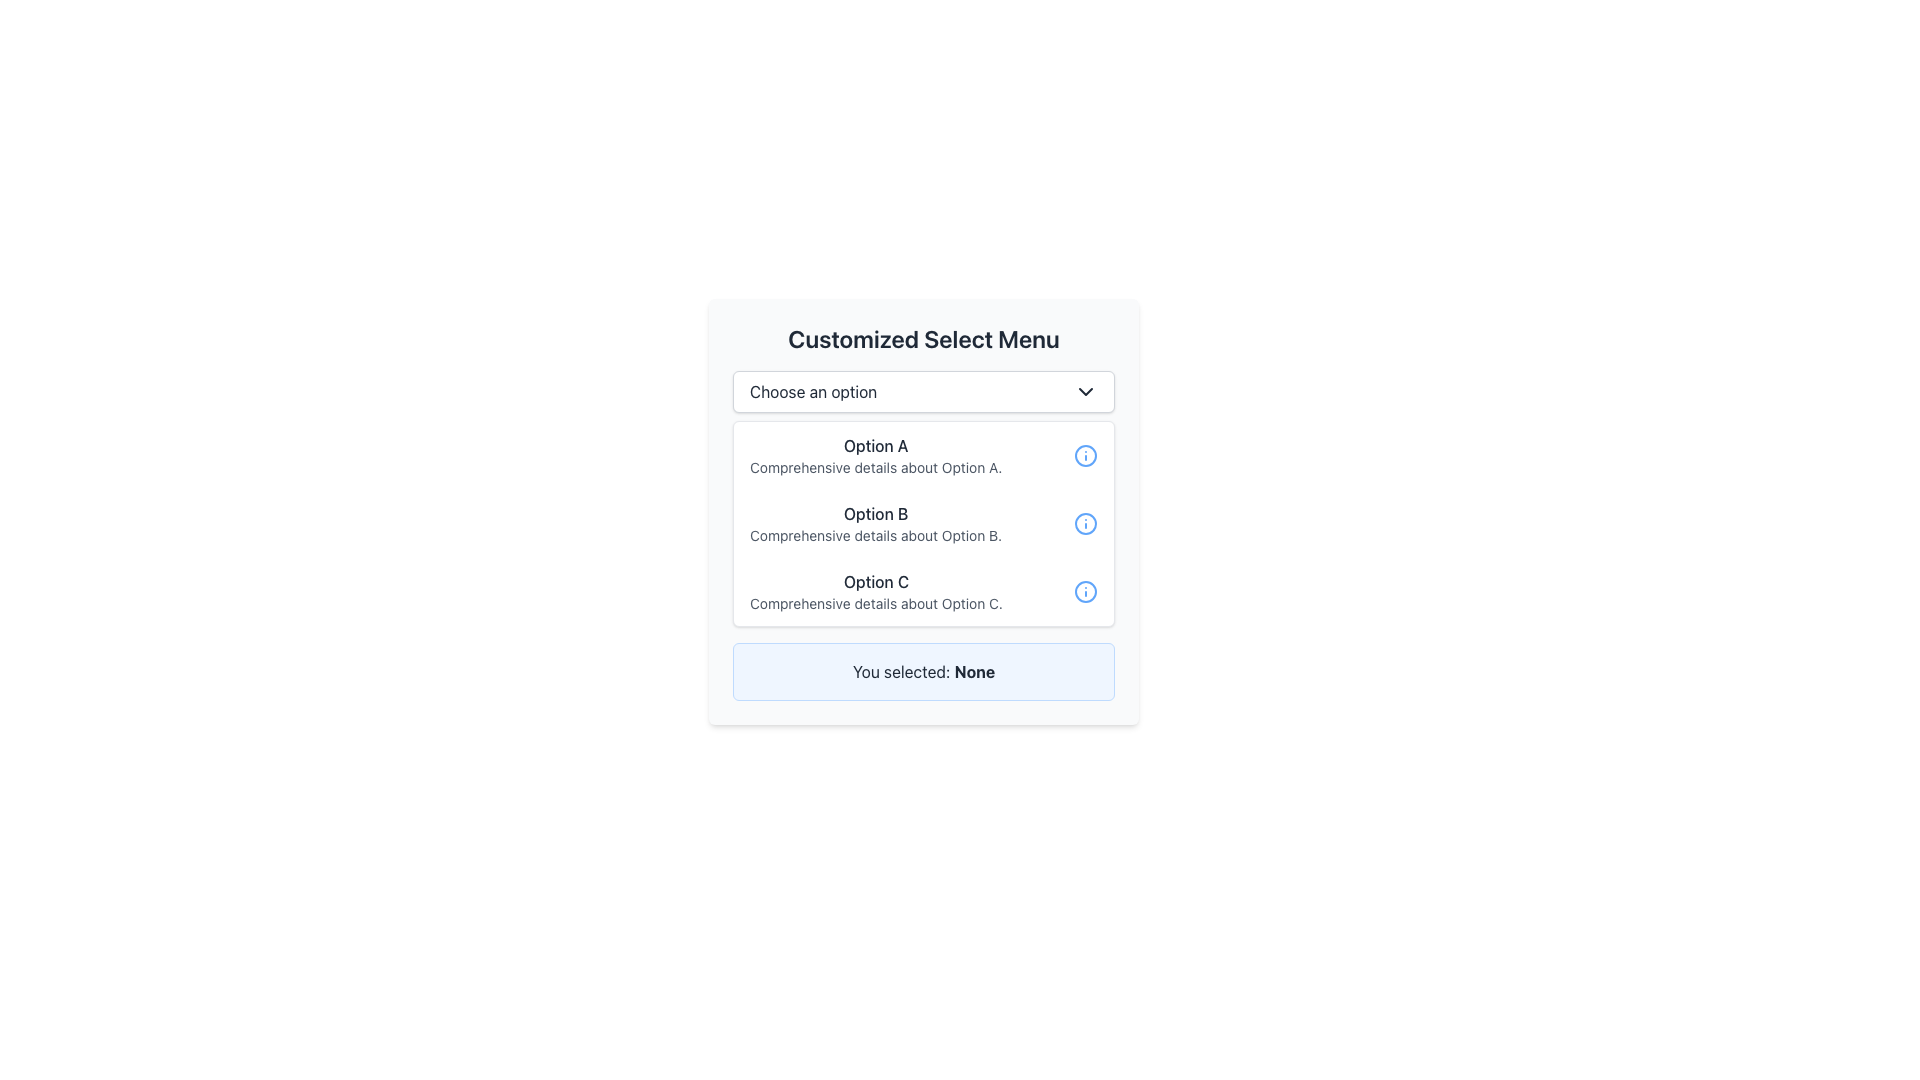 The height and width of the screenshot is (1080, 1920). I want to click on the static display text that provides feedback about the user's selection, located at the bottom of a card-like component beneath the dropdown options, so click(923, 671).